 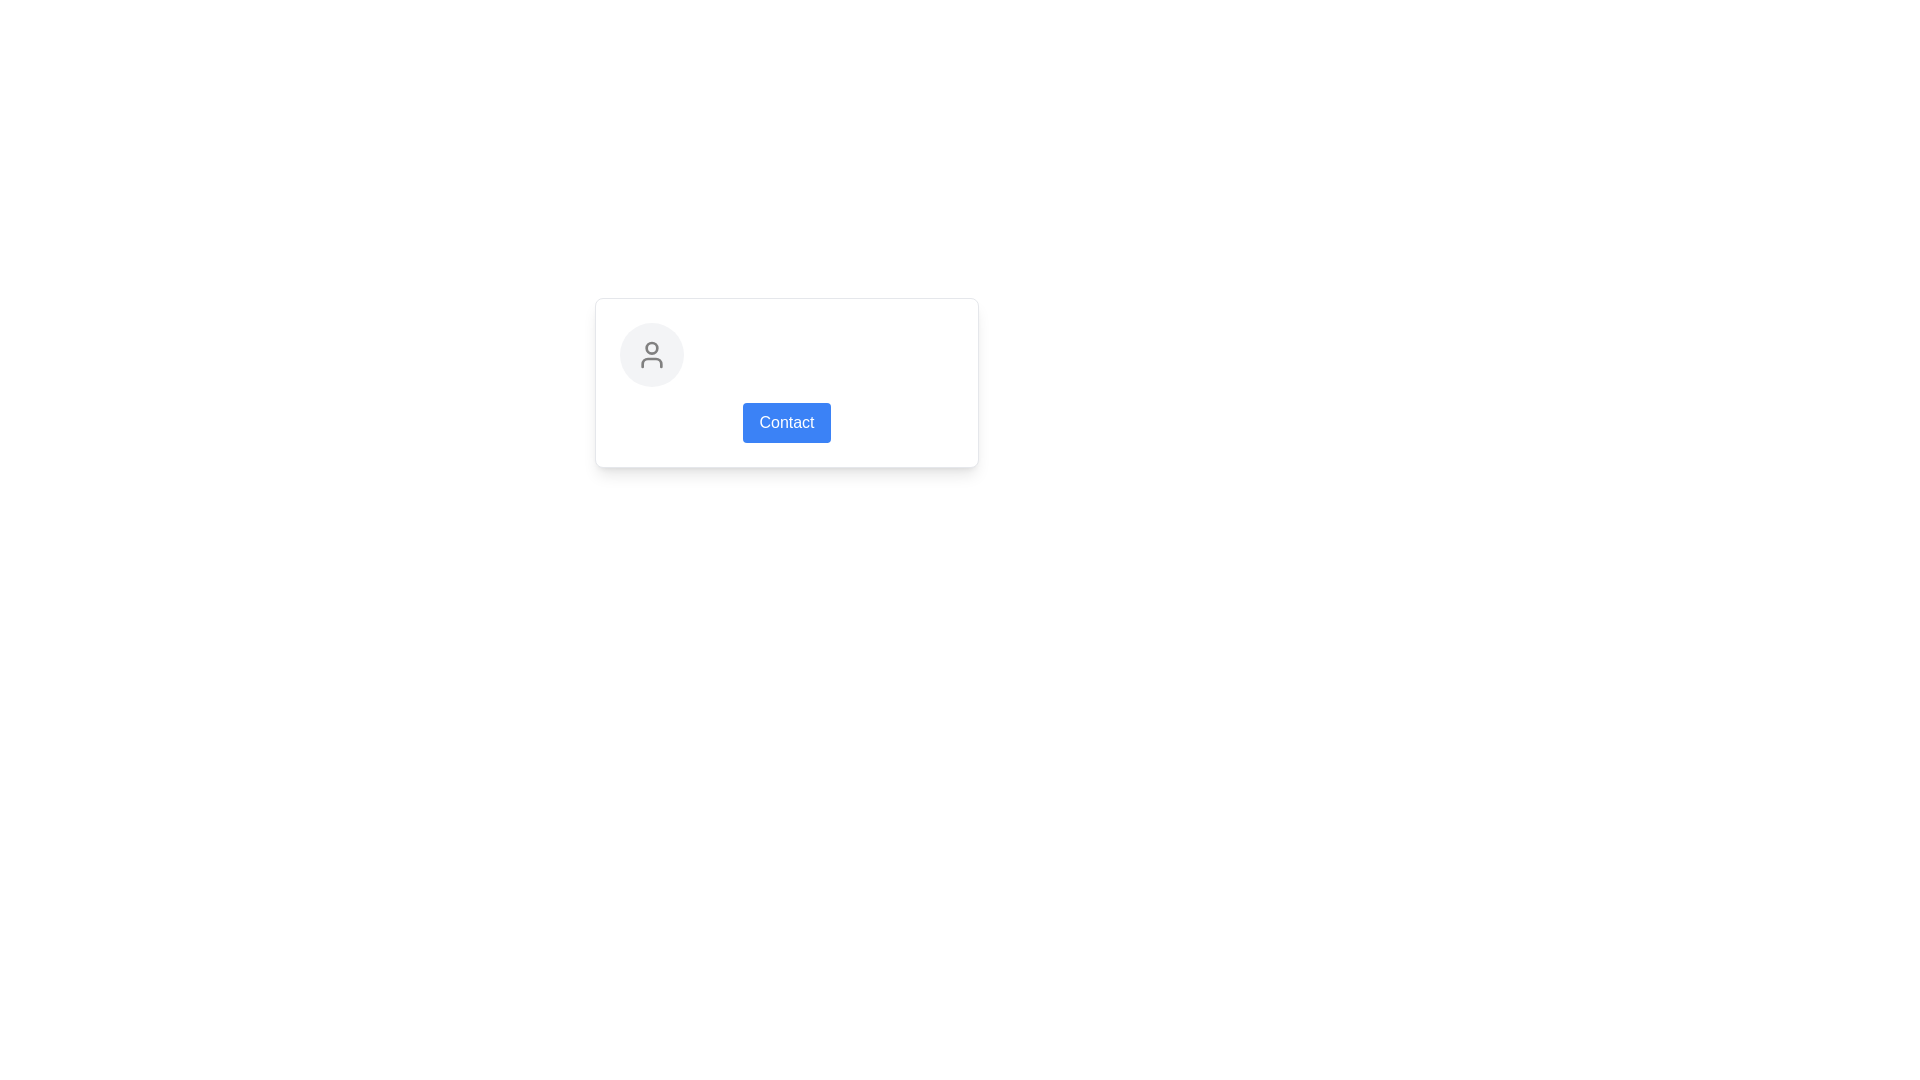 What do you see at coordinates (652, 353) in the screenshot?
I see `the user profile icon located in the top-left region of the rounded rectangular card layout` at bounding box center [652, 353].